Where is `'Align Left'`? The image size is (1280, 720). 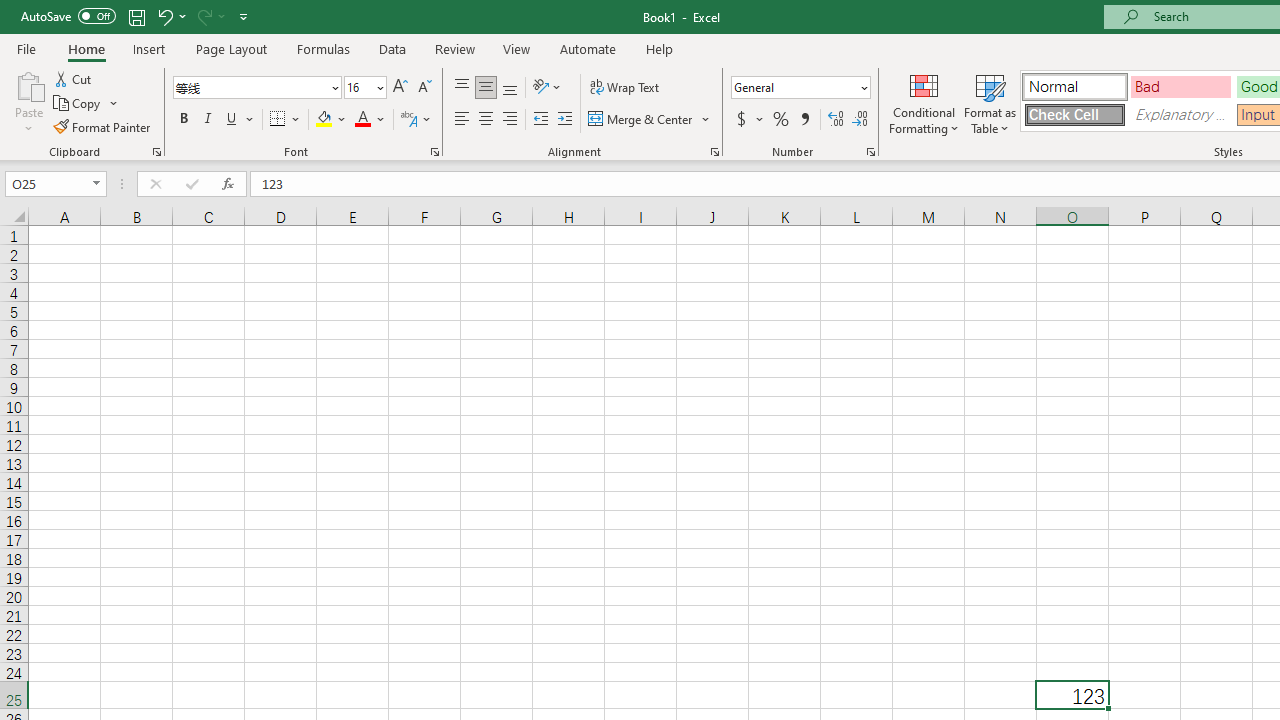 'Align Left' is located at coordinates (461, 119).